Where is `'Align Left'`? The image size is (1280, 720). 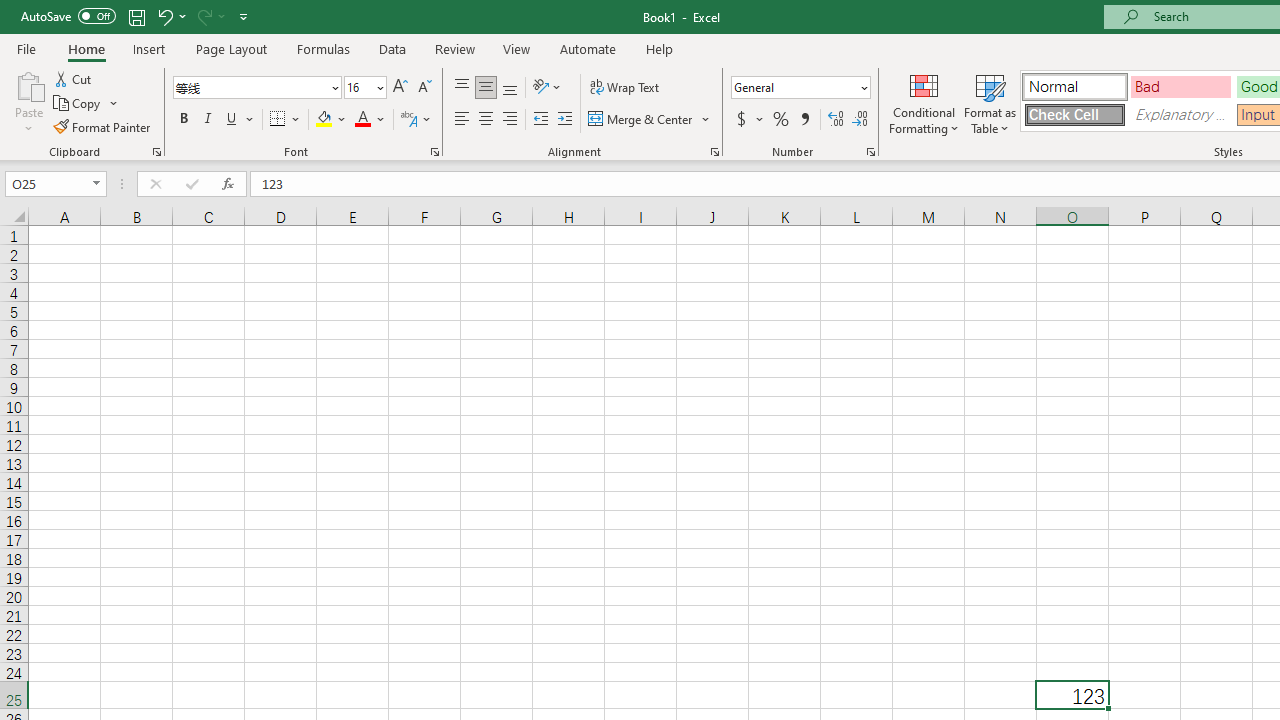 'Align Left' is located at coordinates (461, 119).